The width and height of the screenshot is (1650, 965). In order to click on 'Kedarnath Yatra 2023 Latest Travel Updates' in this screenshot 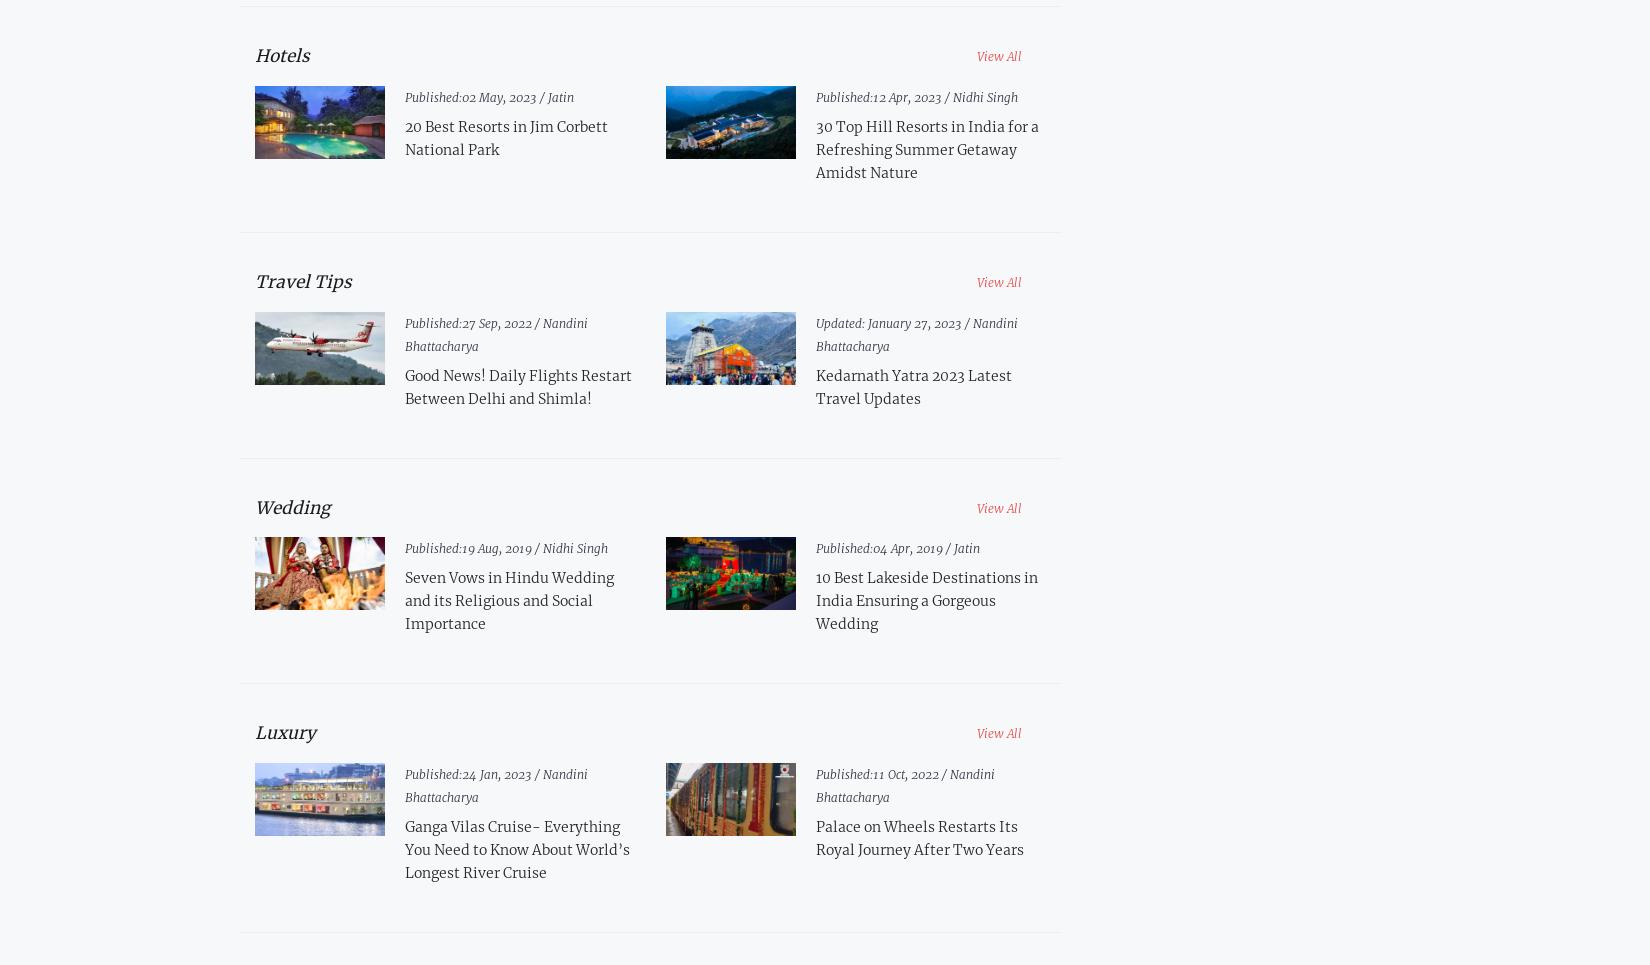, I will do `click(913, 385)`.